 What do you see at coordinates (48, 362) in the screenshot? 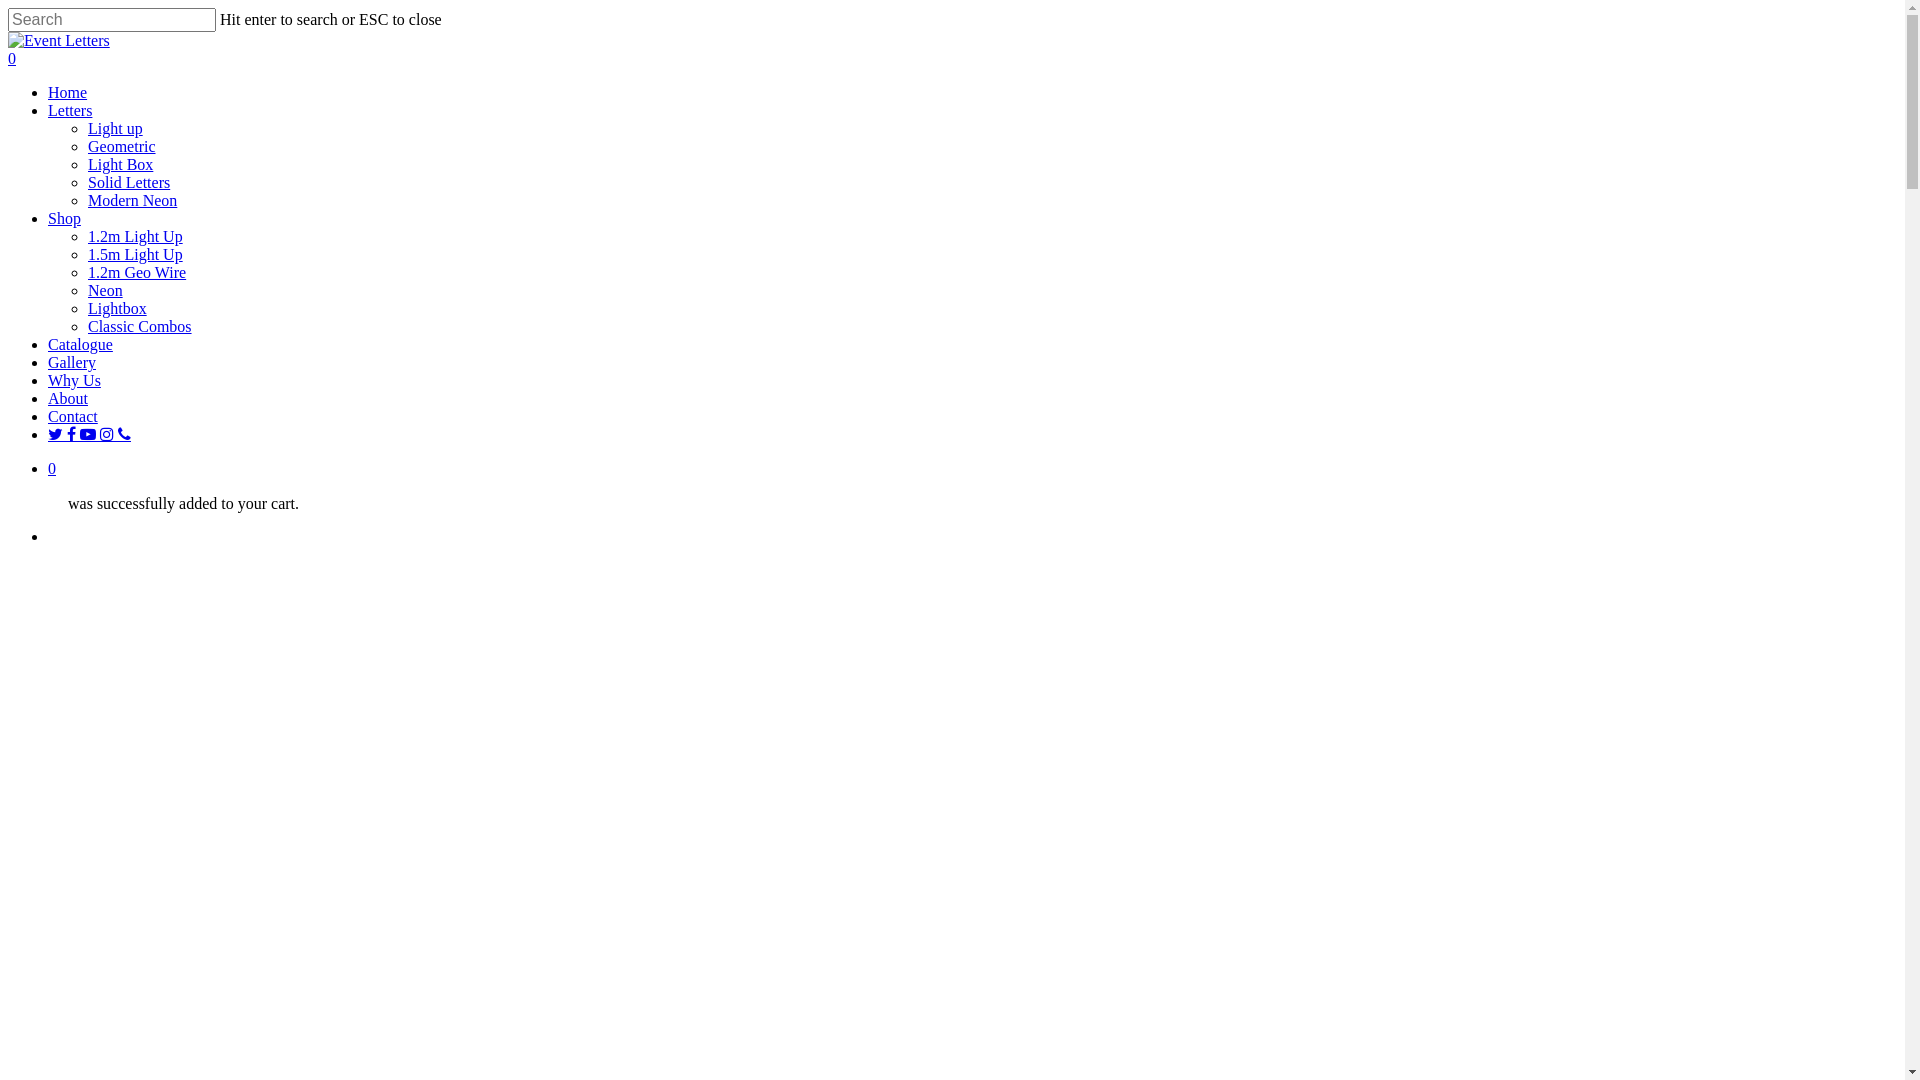
I see `'Gallery'` at bounding box center [48, 362].